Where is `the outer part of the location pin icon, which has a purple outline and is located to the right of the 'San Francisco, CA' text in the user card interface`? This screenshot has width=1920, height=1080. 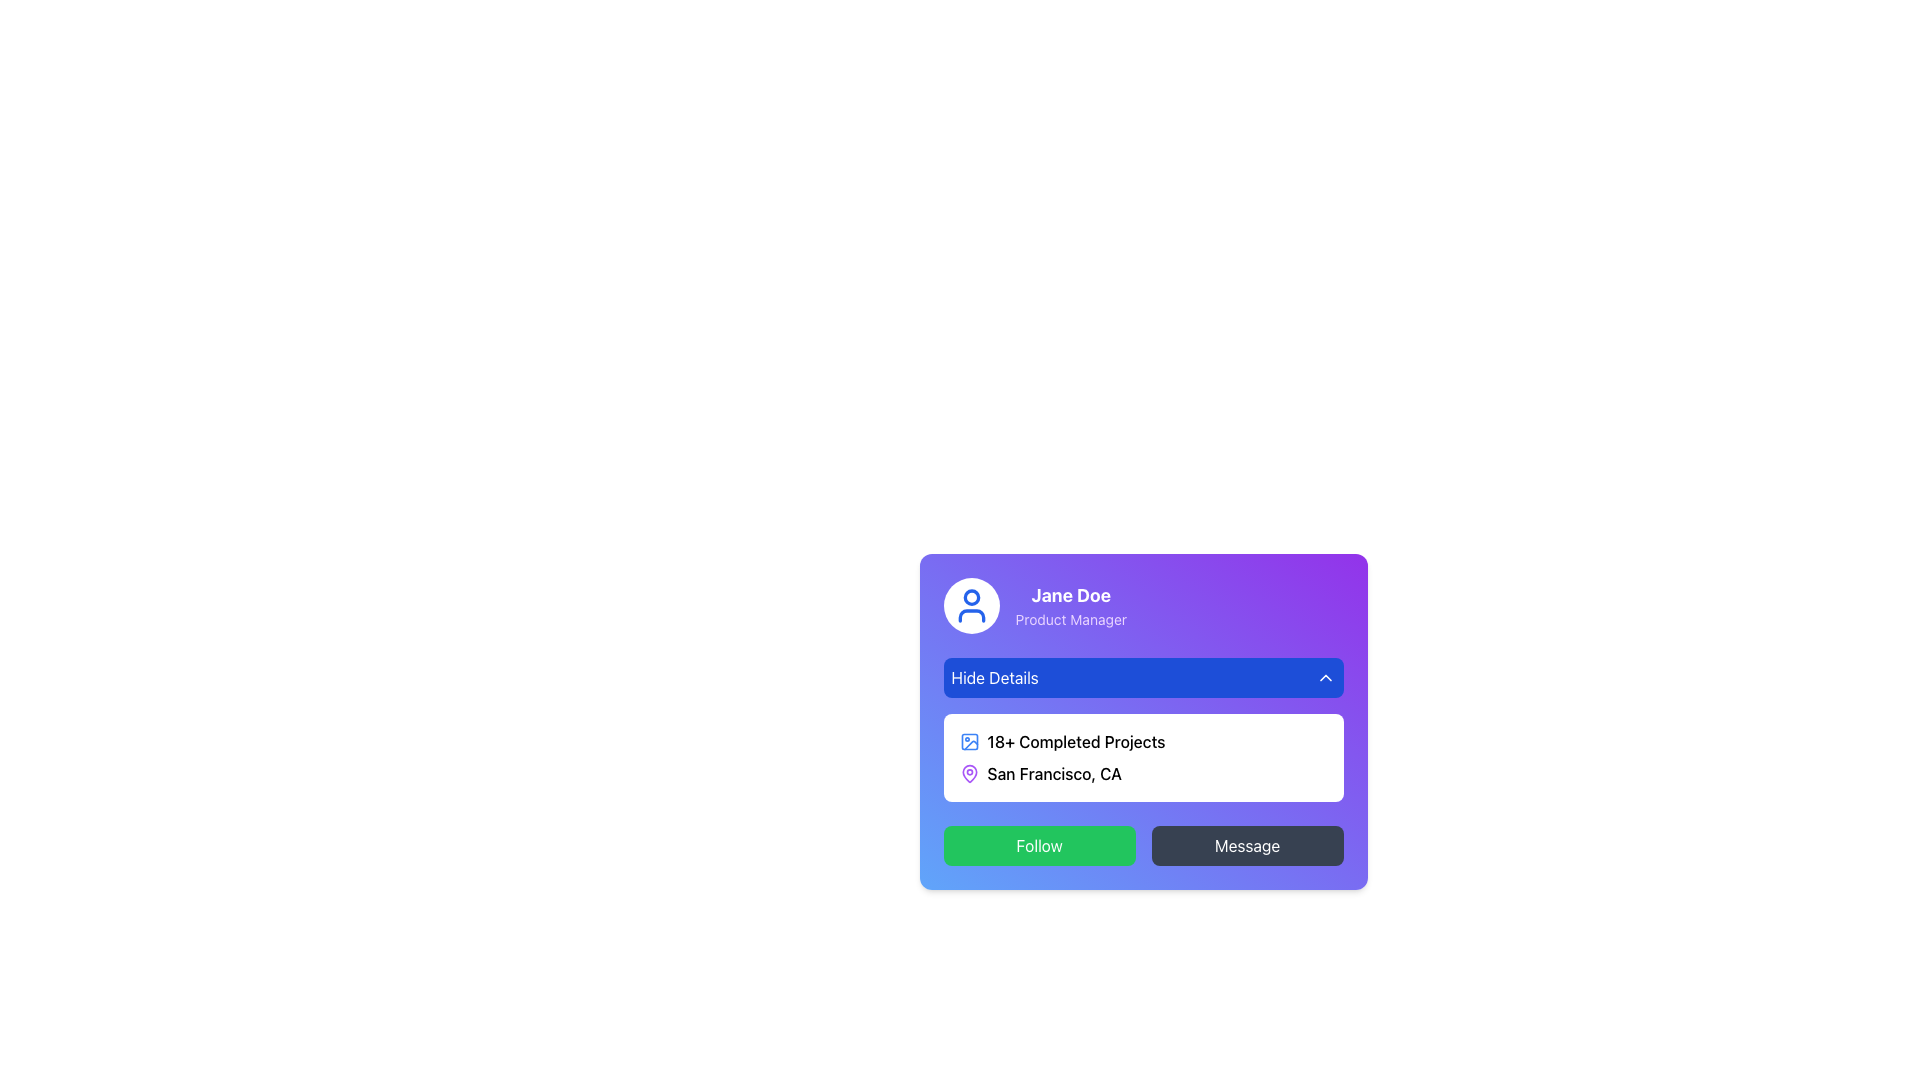
the outer part of the location pin icon, which has a purple outline and is located to the right of the 'San Francisco, CA' text in the user card interface is located at coordinates (969, 773).